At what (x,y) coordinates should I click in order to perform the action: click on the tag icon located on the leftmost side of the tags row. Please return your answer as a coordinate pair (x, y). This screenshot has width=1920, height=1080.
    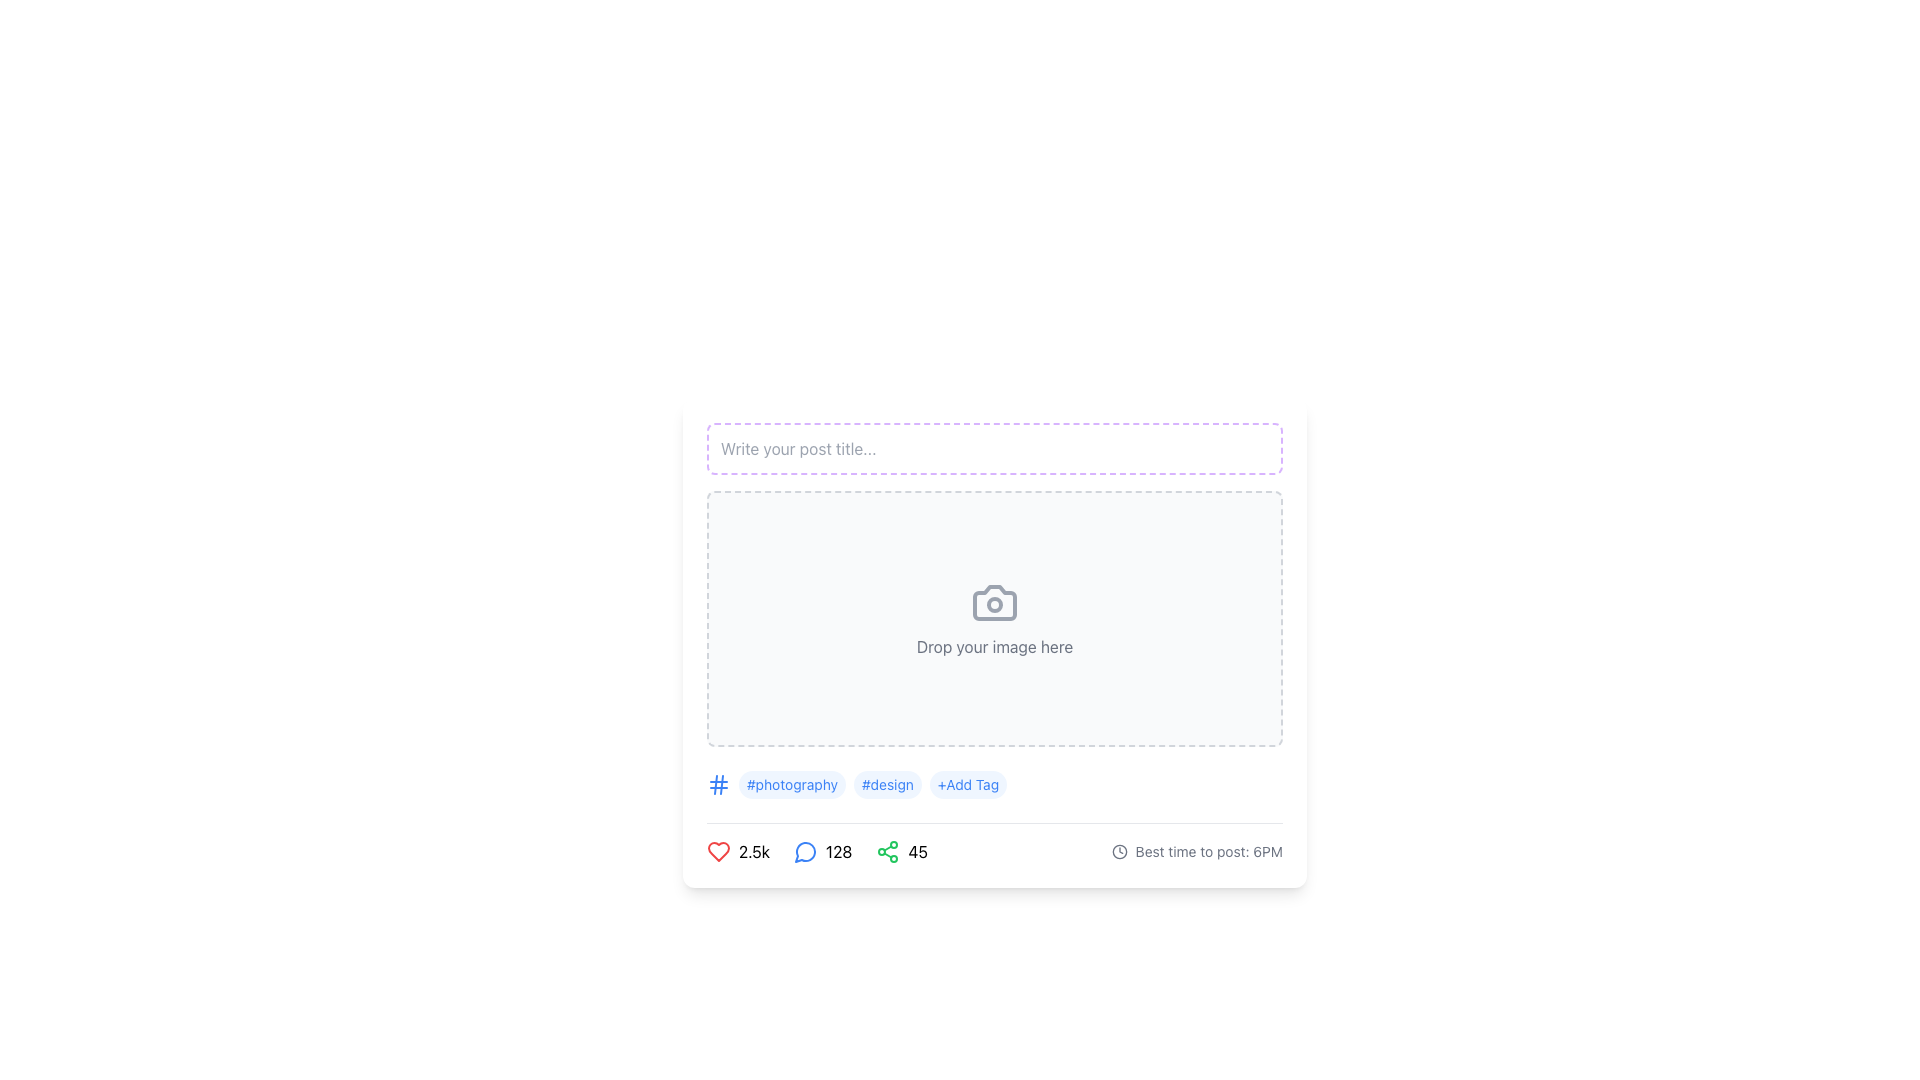
    Looking at the image, I should click on (719, 784).